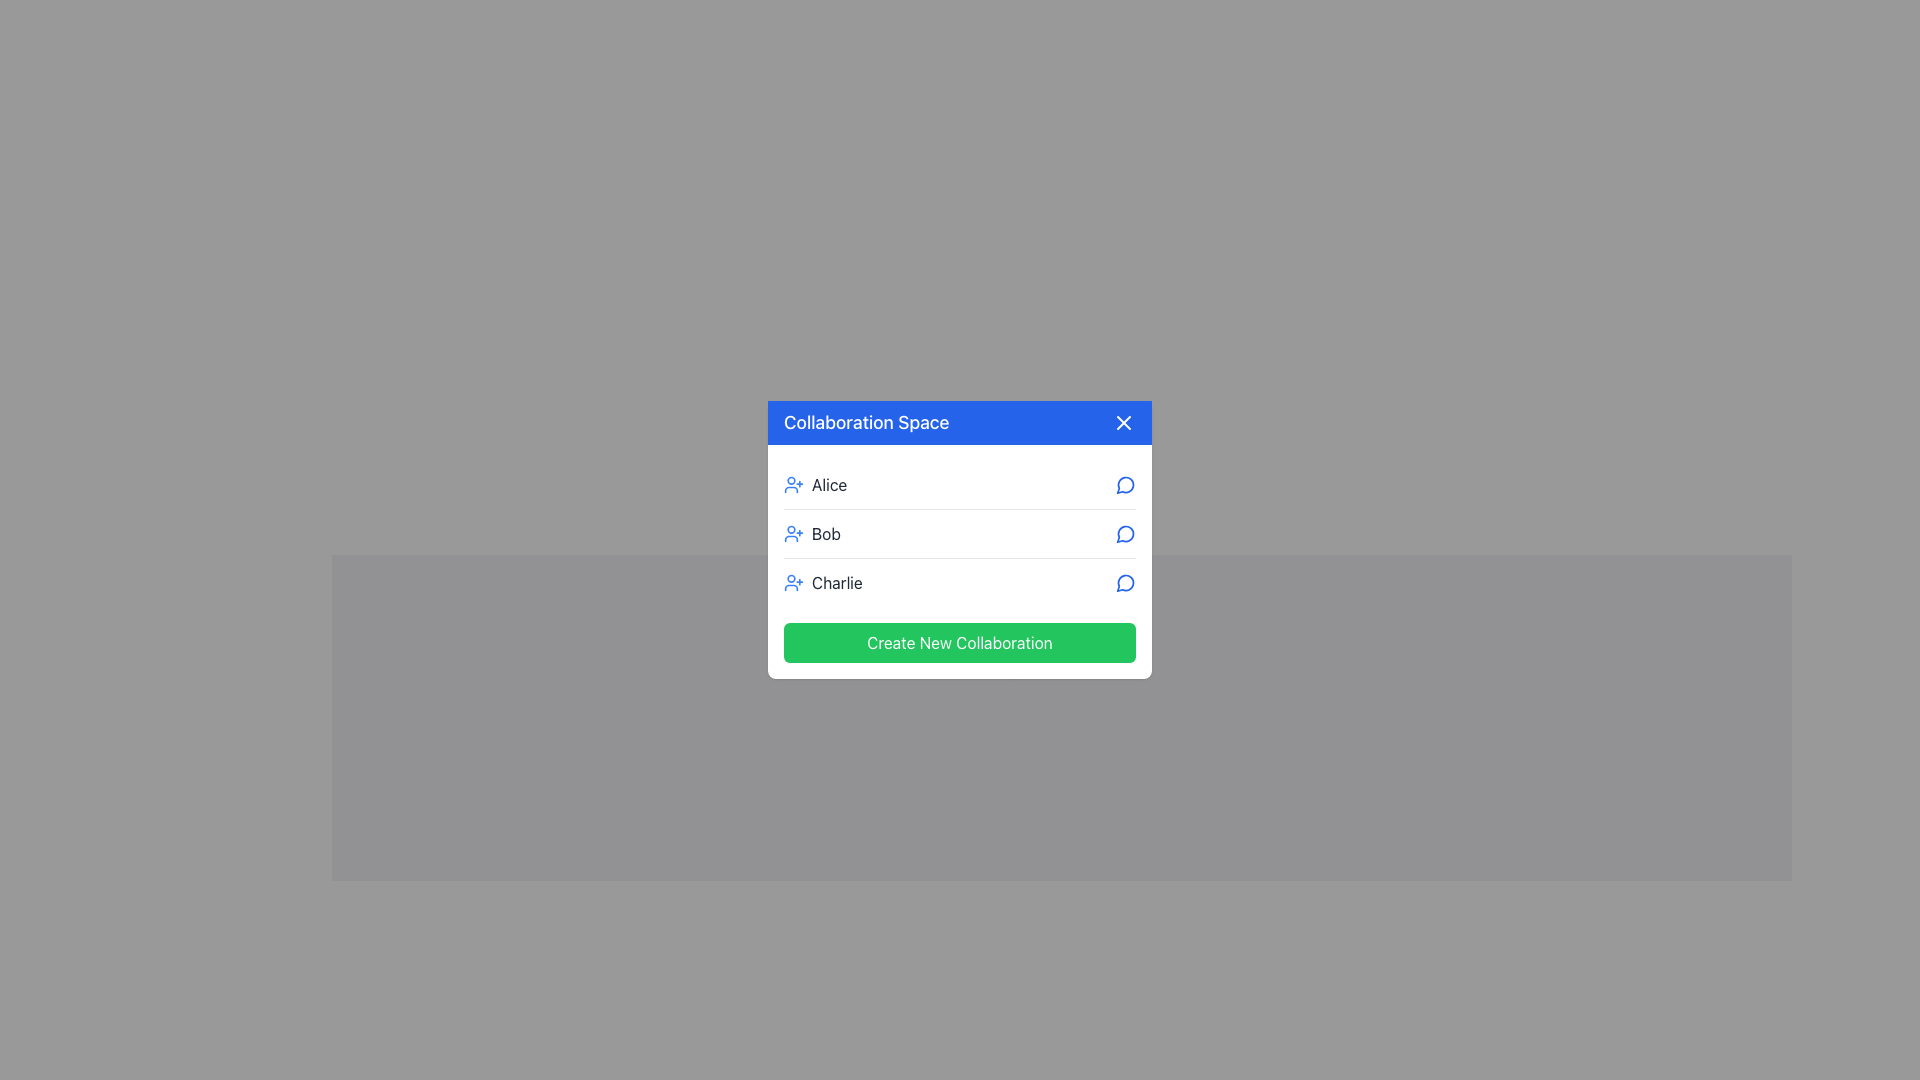 The height and width of the screenshot is (1080, 1920). I want to click on the blue user profile icon with a plus sign located to the left of the text 'Alice' in the first row of the user list in the 'Collaboration Space' dialog box to initiate an action, so click(792, 485).